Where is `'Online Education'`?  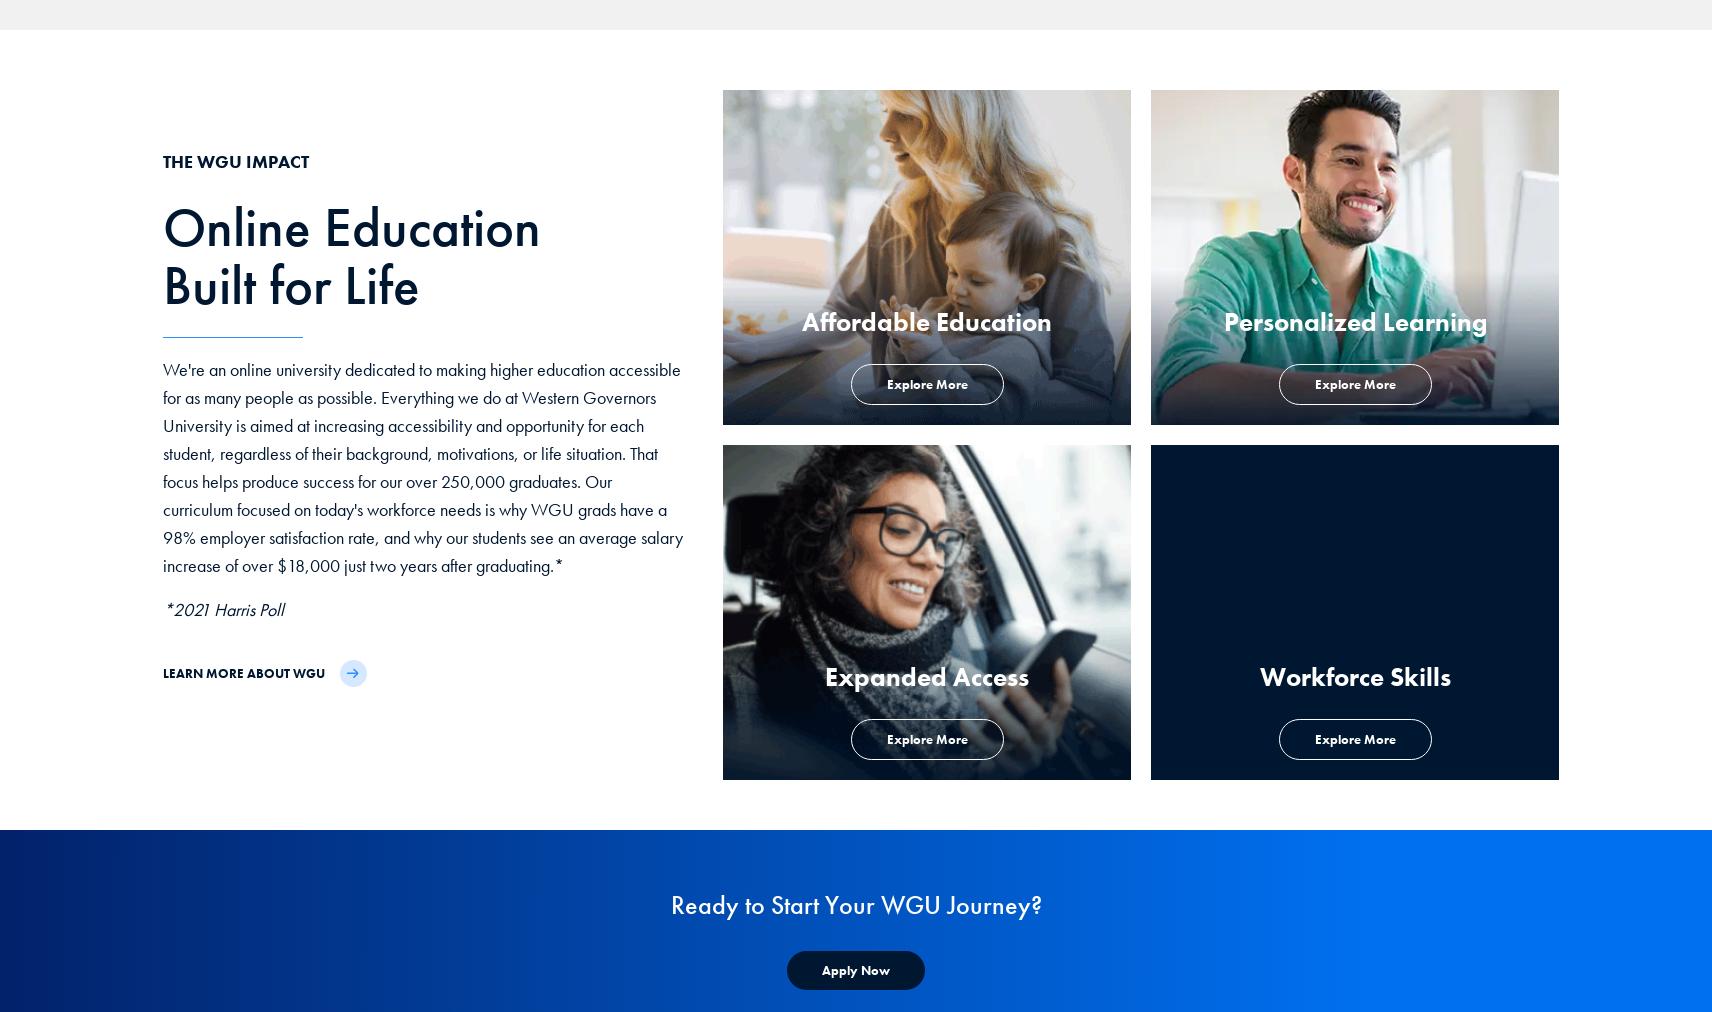
'Online Education' is located at coordinates (350, 226).